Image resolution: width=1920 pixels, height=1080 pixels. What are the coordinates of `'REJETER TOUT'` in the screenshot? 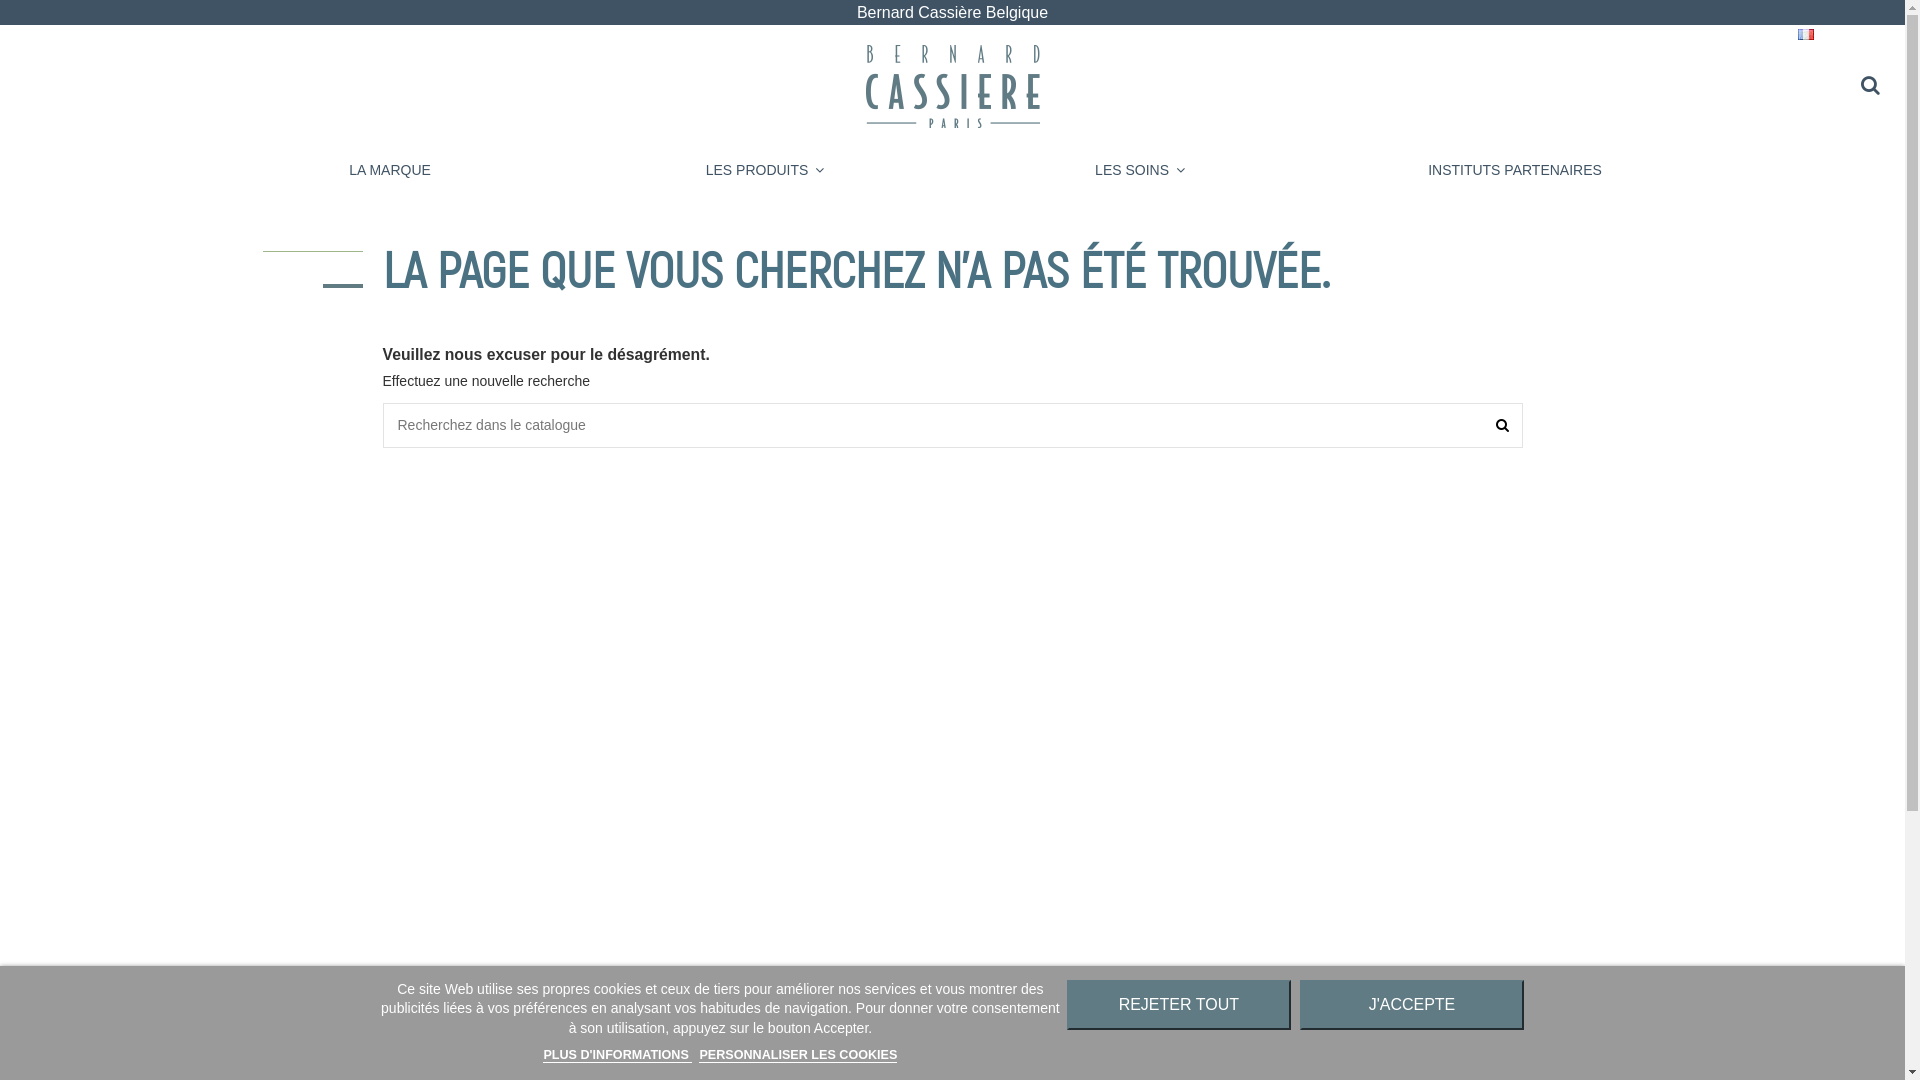 It's located at (1179, 1005).